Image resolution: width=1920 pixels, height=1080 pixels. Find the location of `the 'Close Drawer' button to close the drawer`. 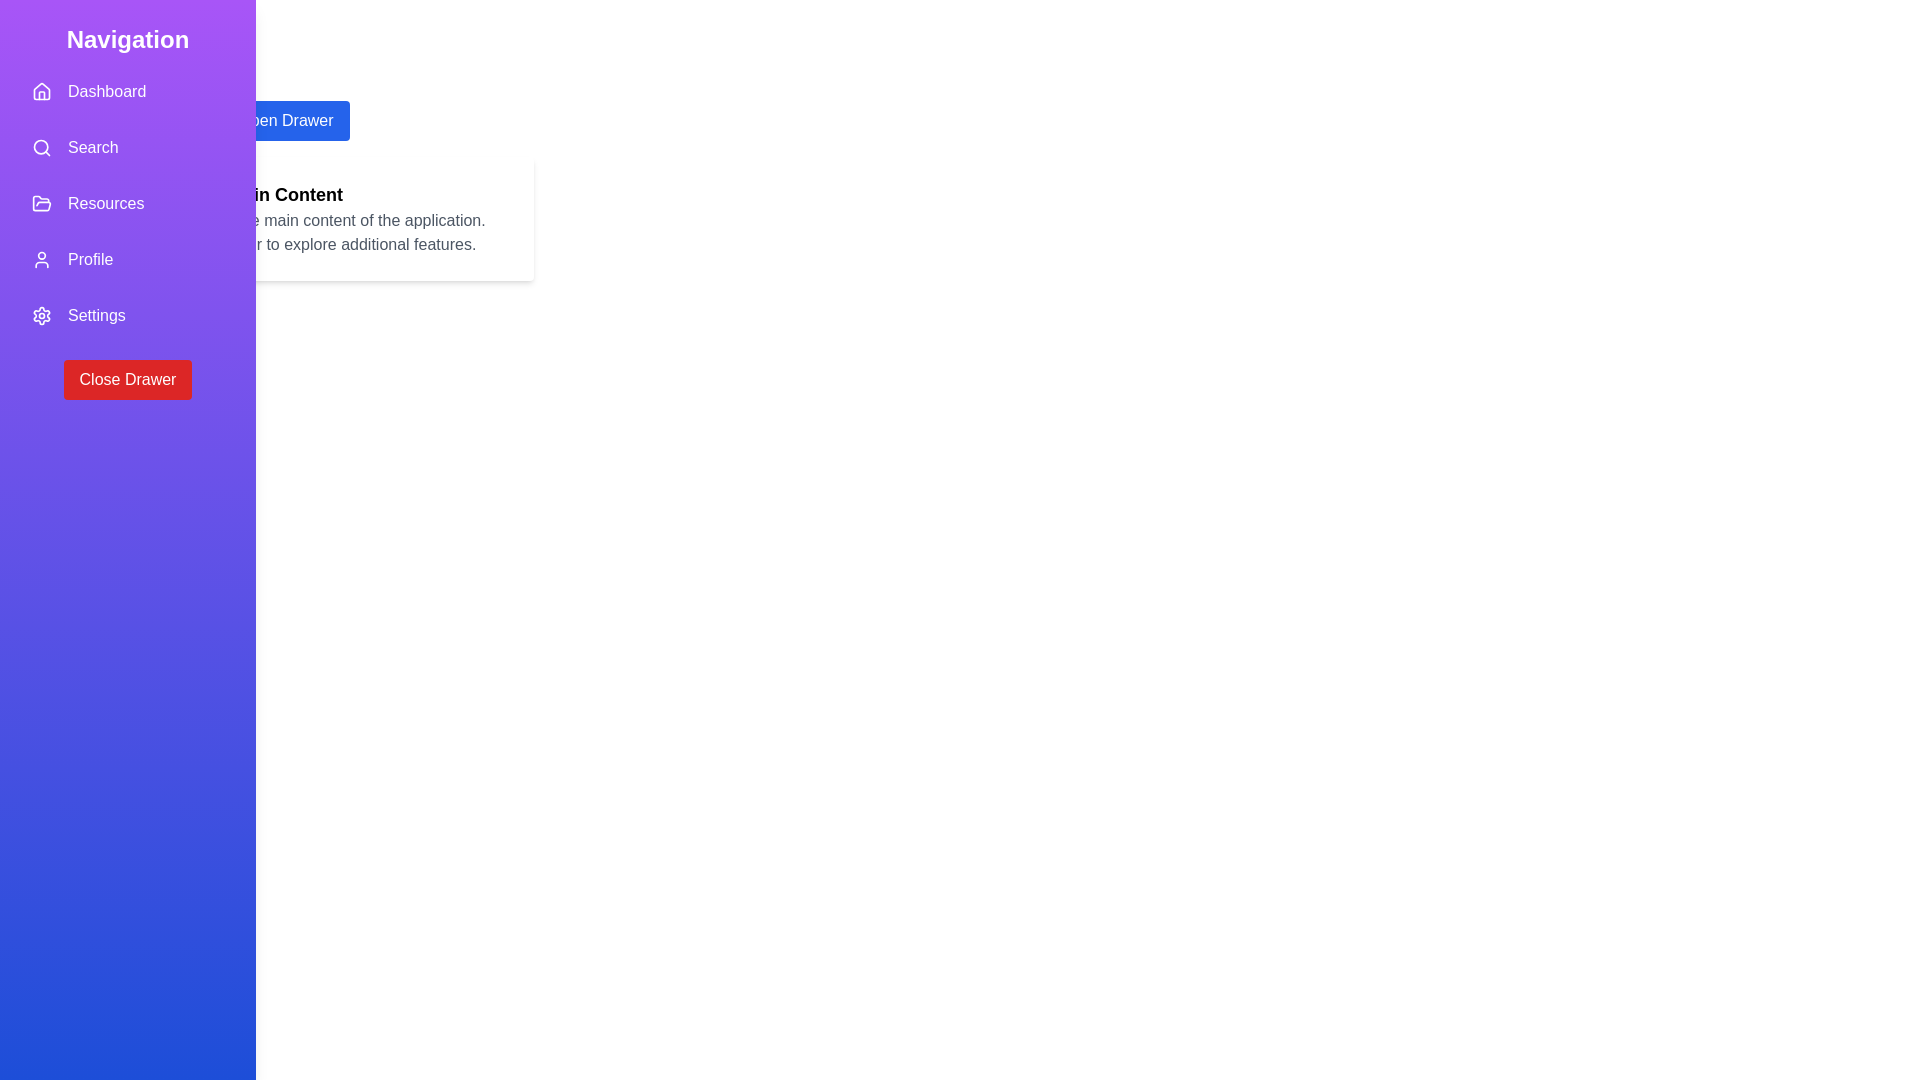

the 'Close Drawer' button to close the drawer is located at coordinates (127, 380).